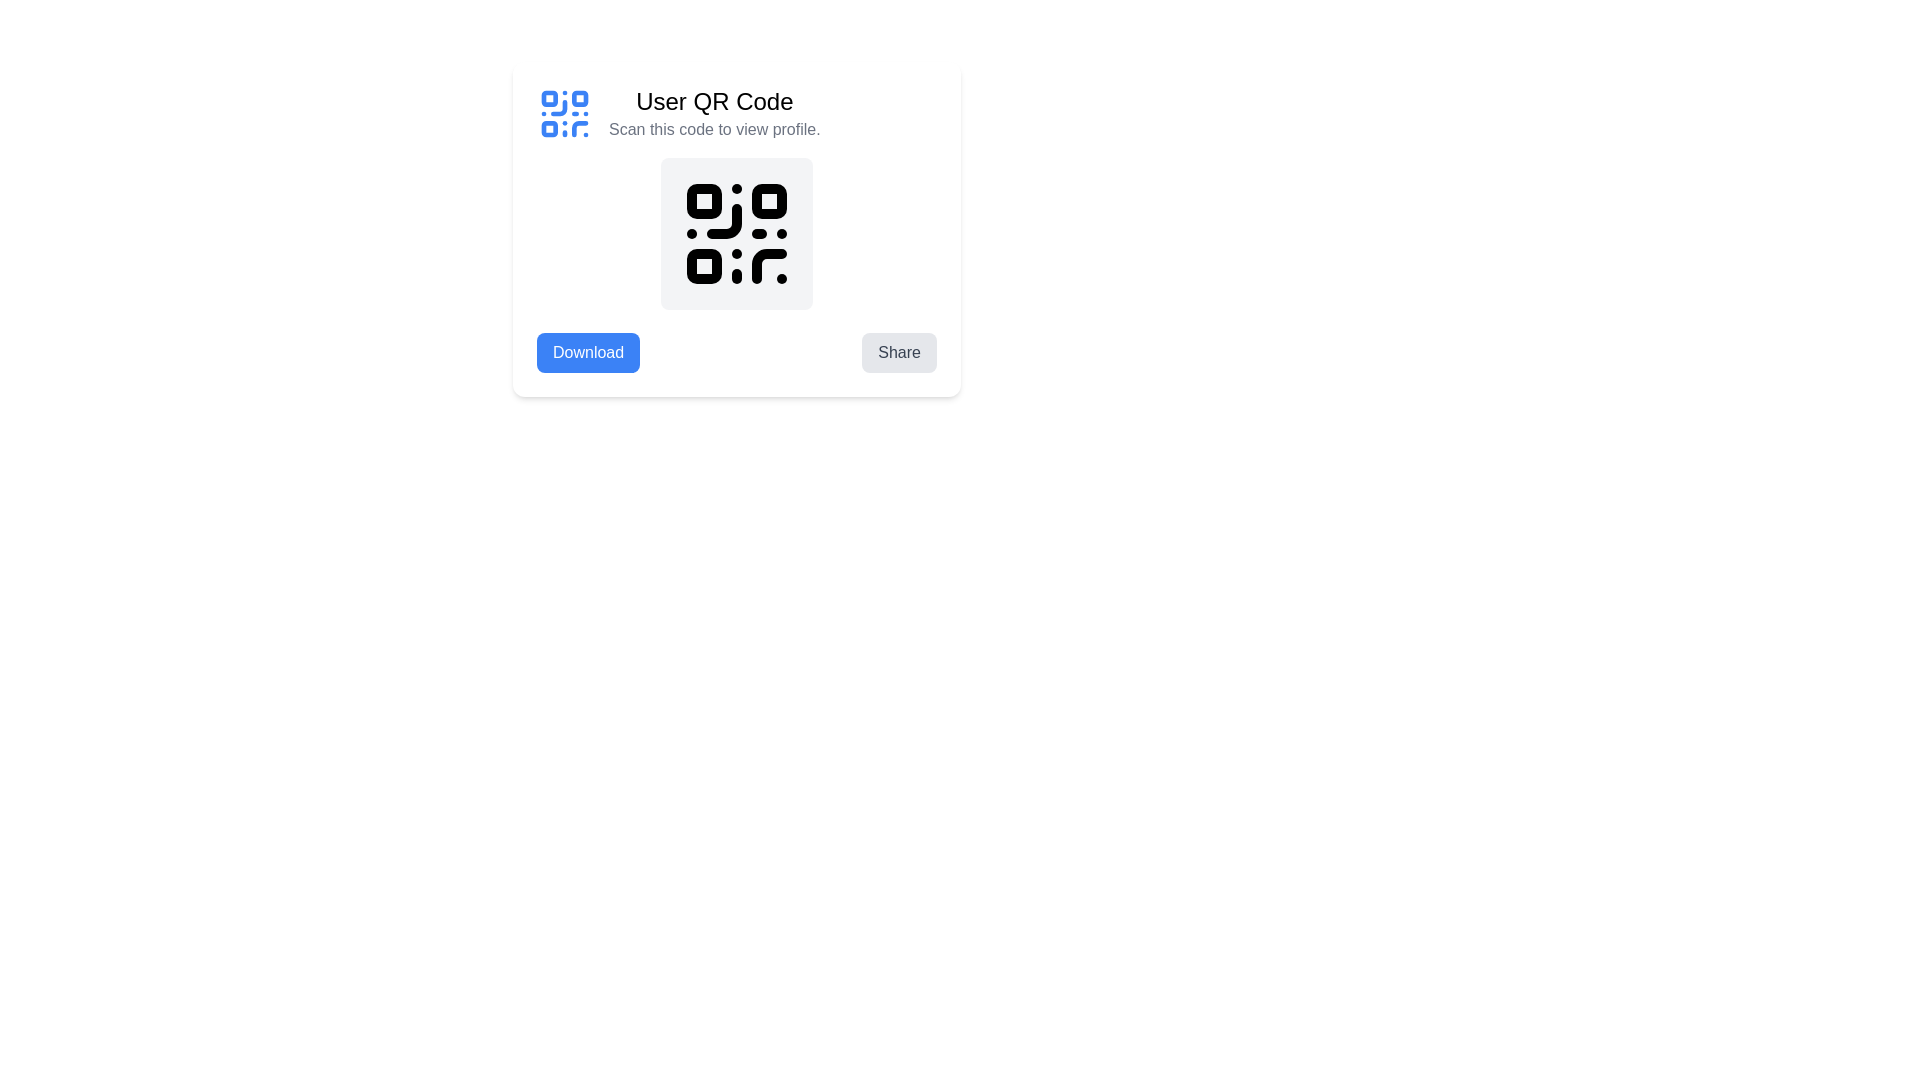  Describe the element at coordinates (549, 129) in the screenshot. I see `the small blue square with rounded corners located in the bottom-left corner of the QR code representation` at that location.